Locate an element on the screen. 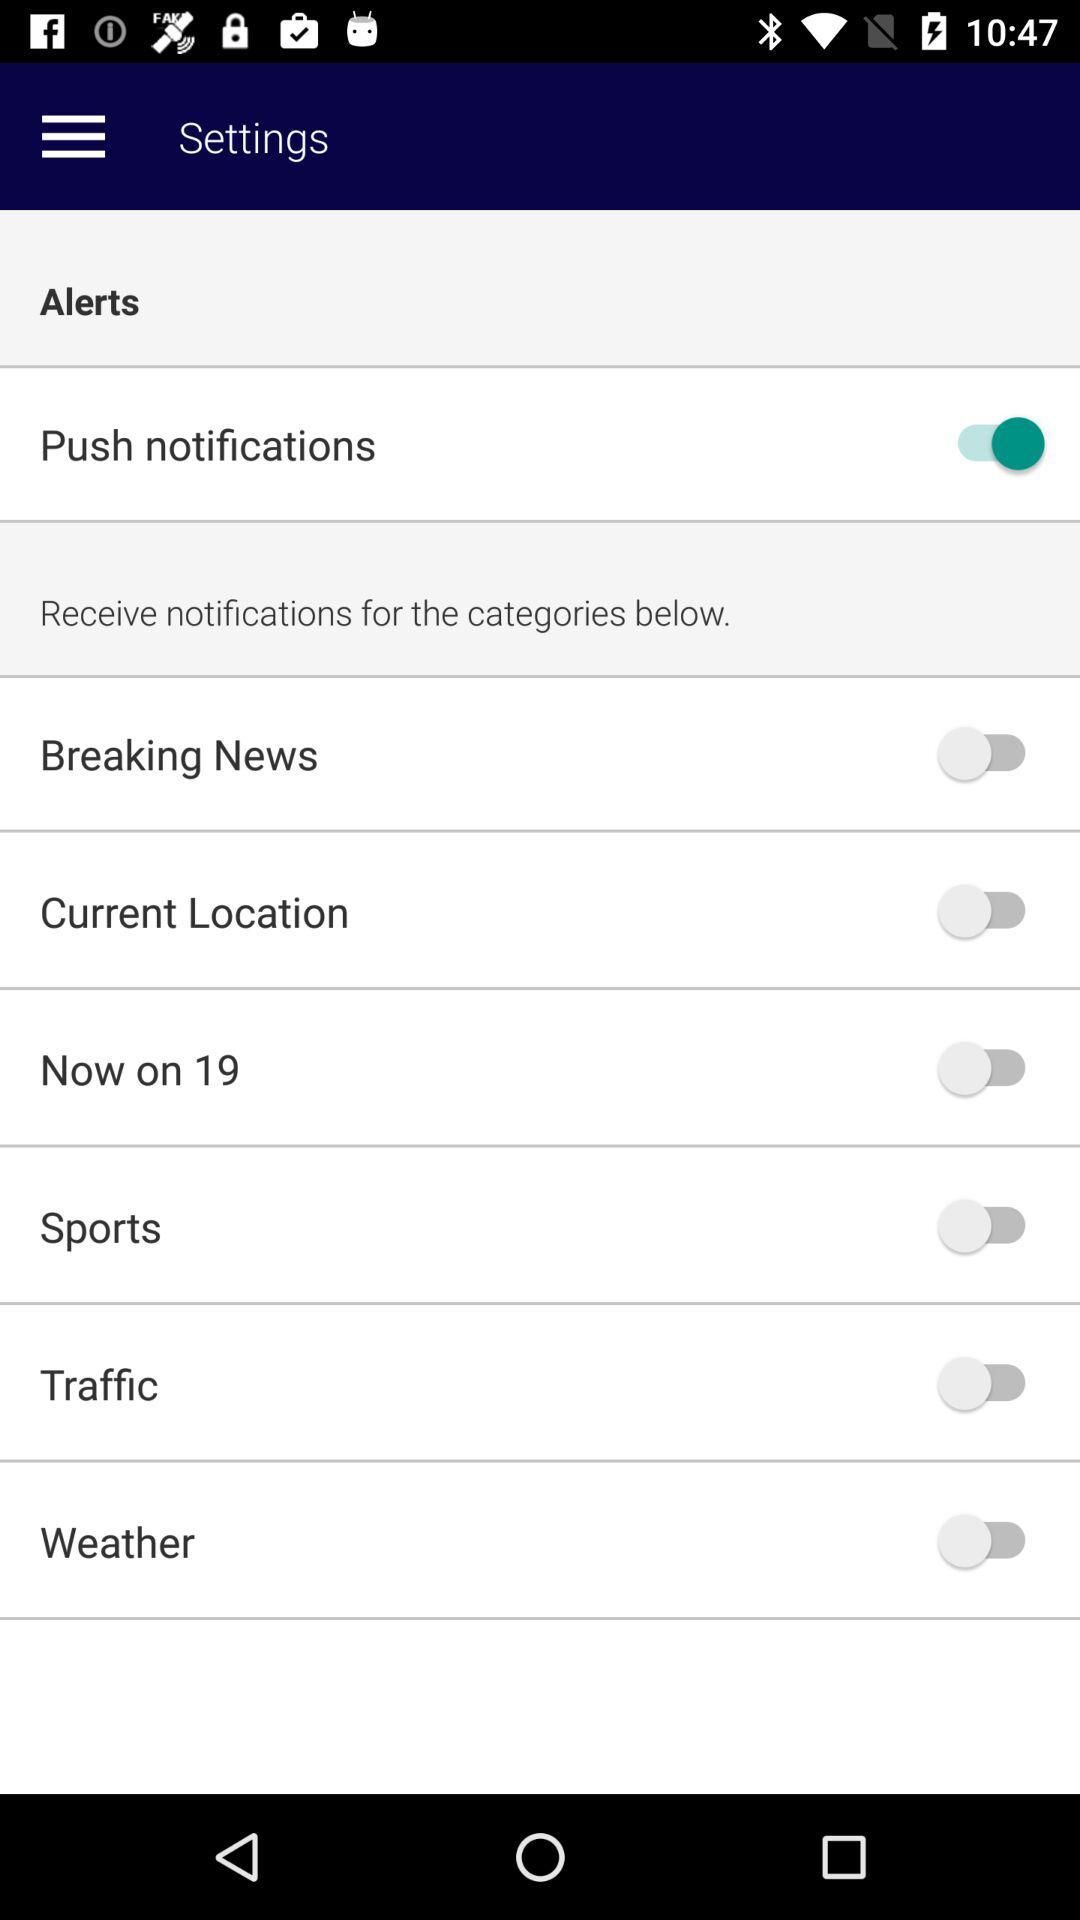 This screenshot has width=1080, height=1920. app to the left of the settings icon is located at coordinates (72, 135).